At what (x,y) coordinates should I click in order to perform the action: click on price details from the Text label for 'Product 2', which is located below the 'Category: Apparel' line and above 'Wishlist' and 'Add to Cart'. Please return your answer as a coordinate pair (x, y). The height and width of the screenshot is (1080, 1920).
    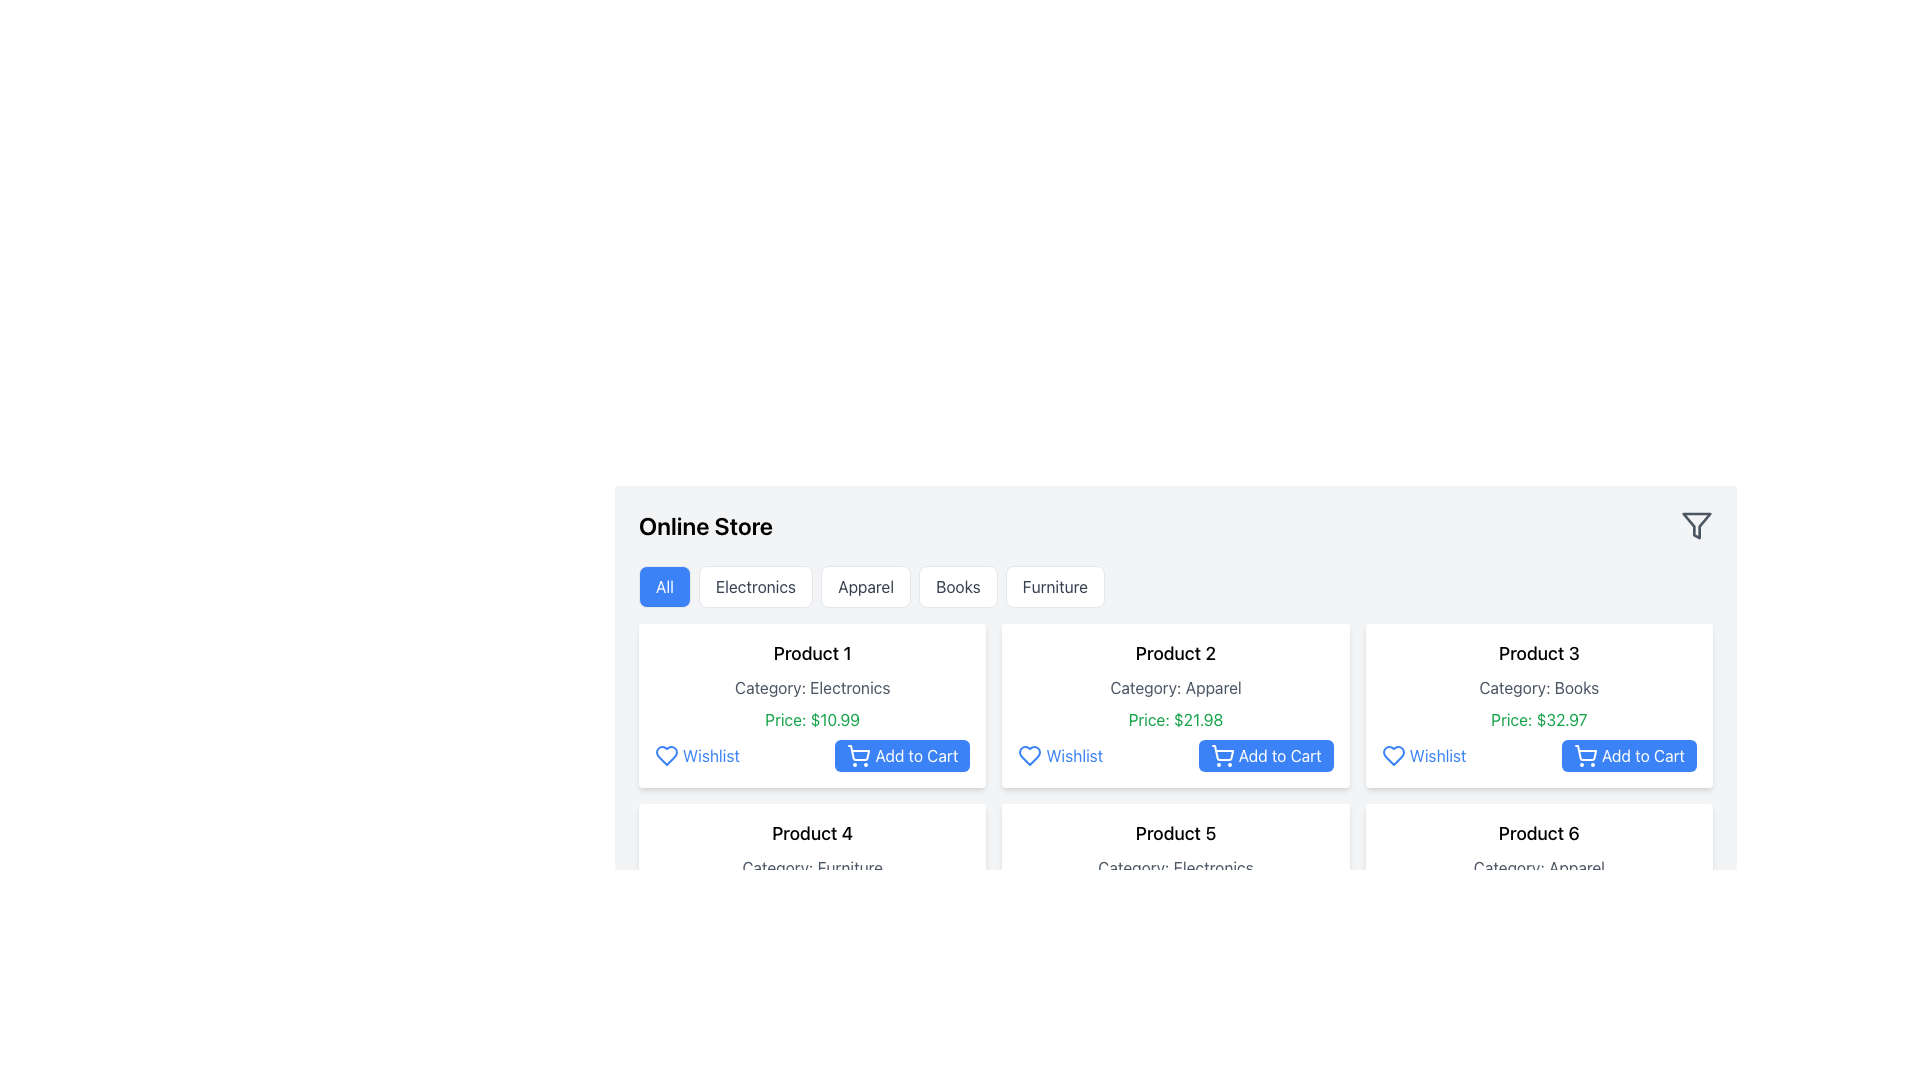
    Looking at the image, I should click on (1176, 720).